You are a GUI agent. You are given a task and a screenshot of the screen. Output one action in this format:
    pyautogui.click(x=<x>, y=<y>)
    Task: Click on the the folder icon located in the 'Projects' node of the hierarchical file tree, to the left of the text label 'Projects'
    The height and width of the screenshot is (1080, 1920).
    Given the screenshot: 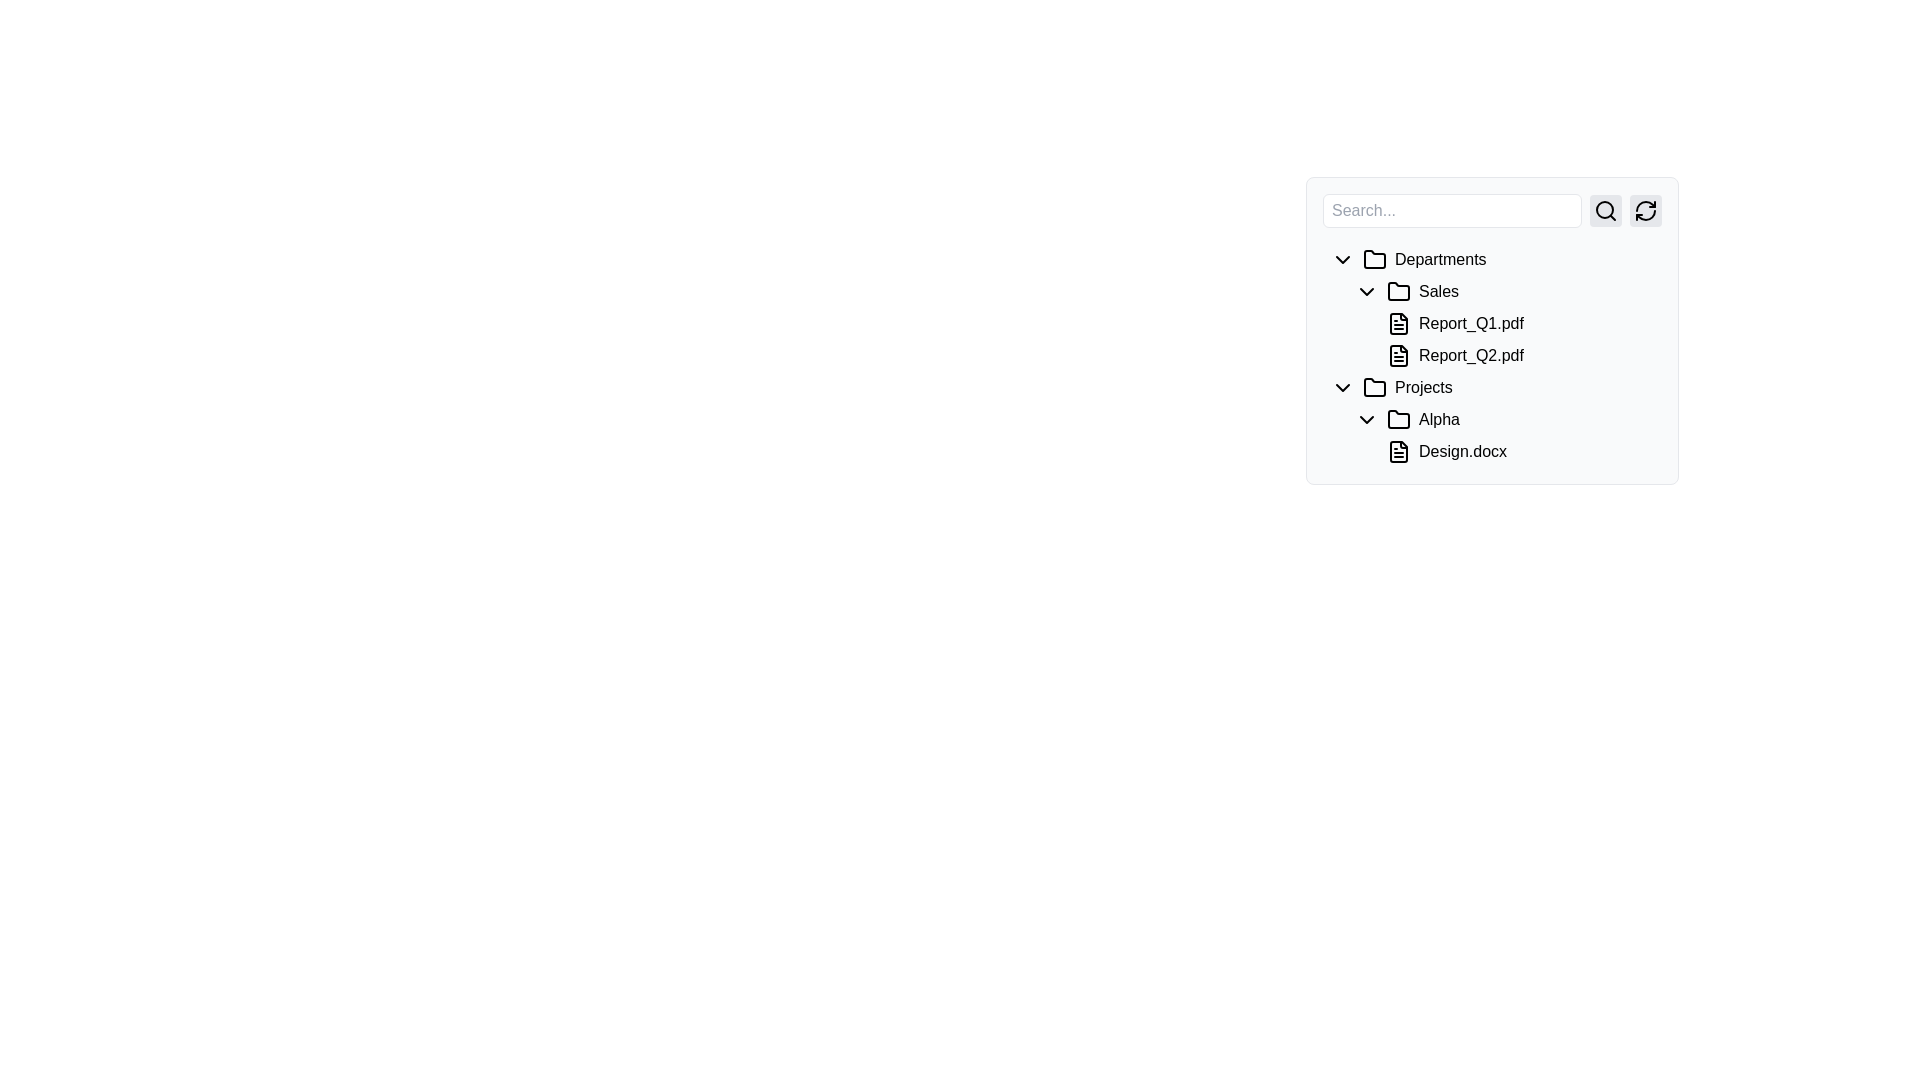 What is the action you would take?
    pyautogui.click(x=1377, y=388)
    